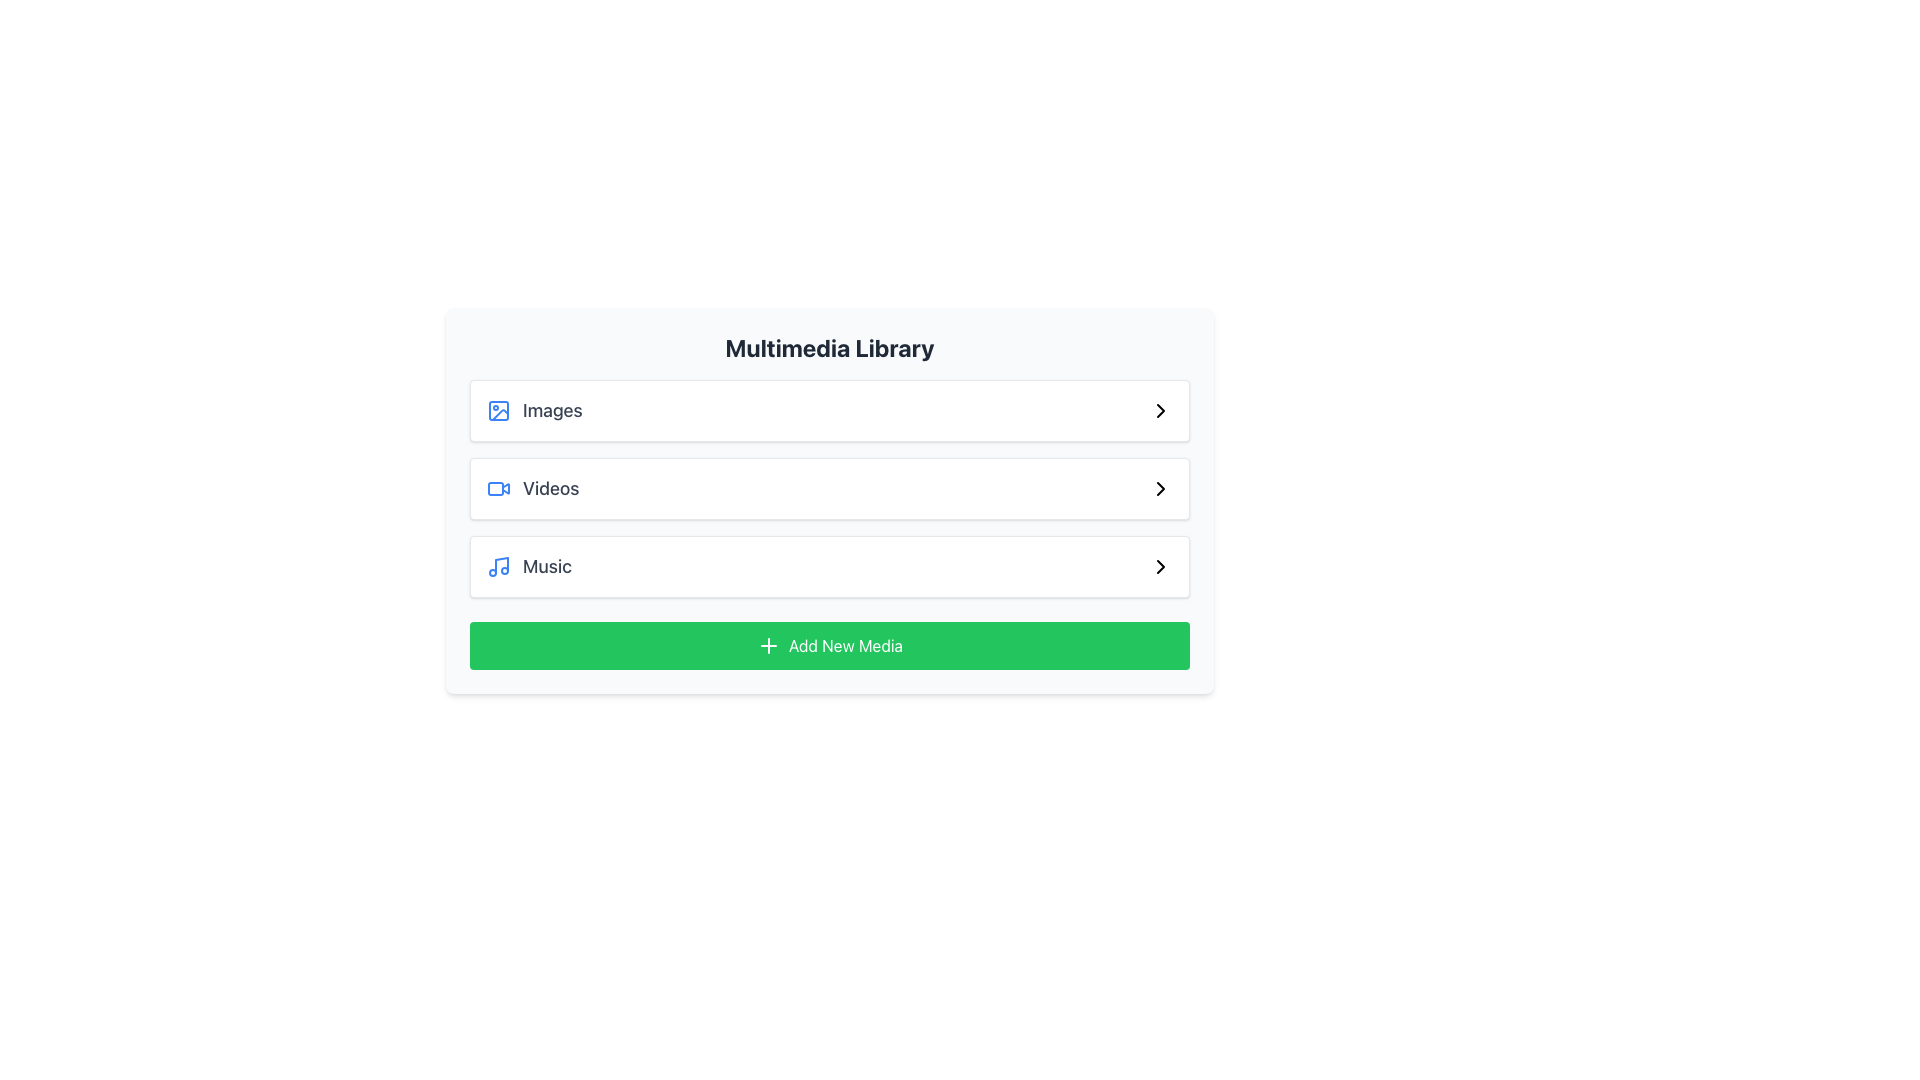 This screenshot has height=1080, width=1920. I want to click on the 'Images' textual label, which is styled in gray with medium font weight, located next to an image icon in the Multimedia Library interface, so click(552, 410).